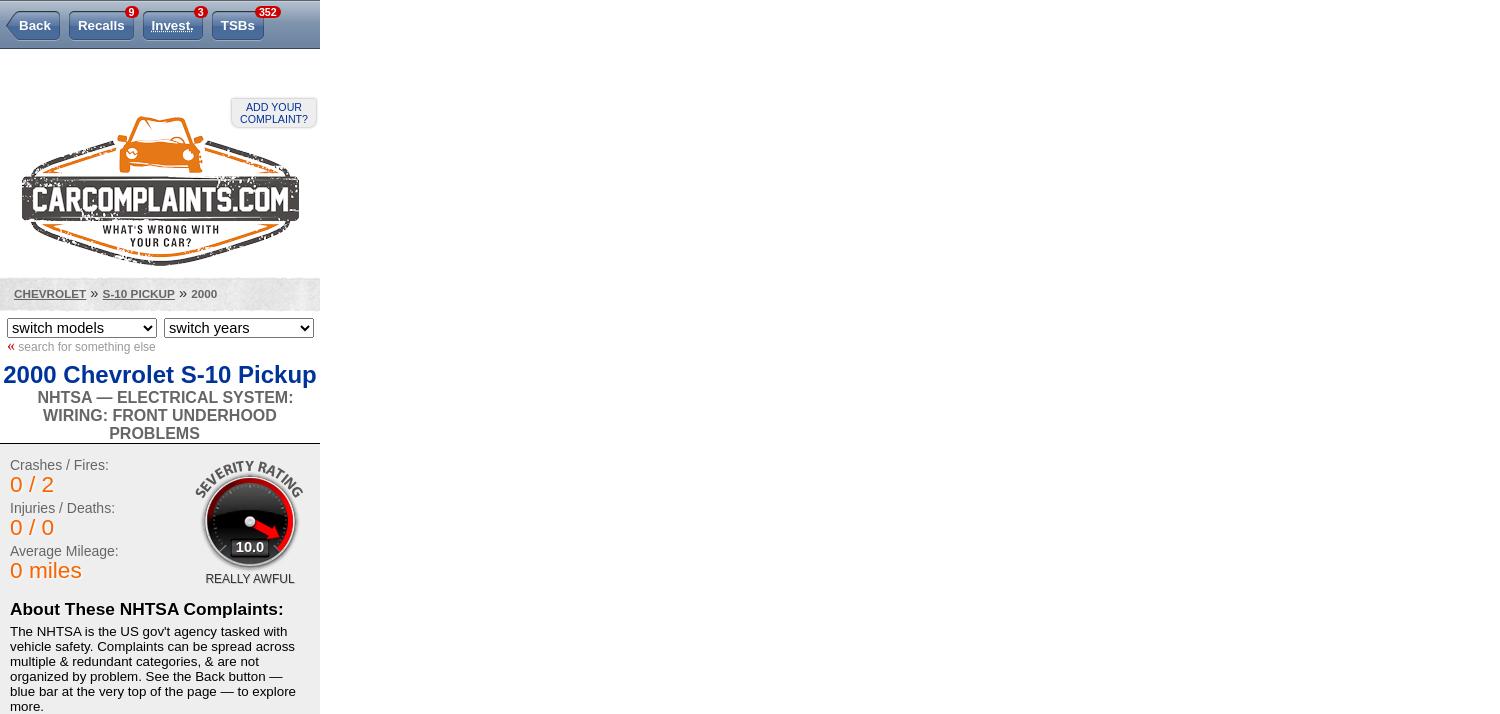 The image size is (1500, 714). Describe the element at coordinates (31, 526) in the screenshot. I see `'0 / 0'` at that location.